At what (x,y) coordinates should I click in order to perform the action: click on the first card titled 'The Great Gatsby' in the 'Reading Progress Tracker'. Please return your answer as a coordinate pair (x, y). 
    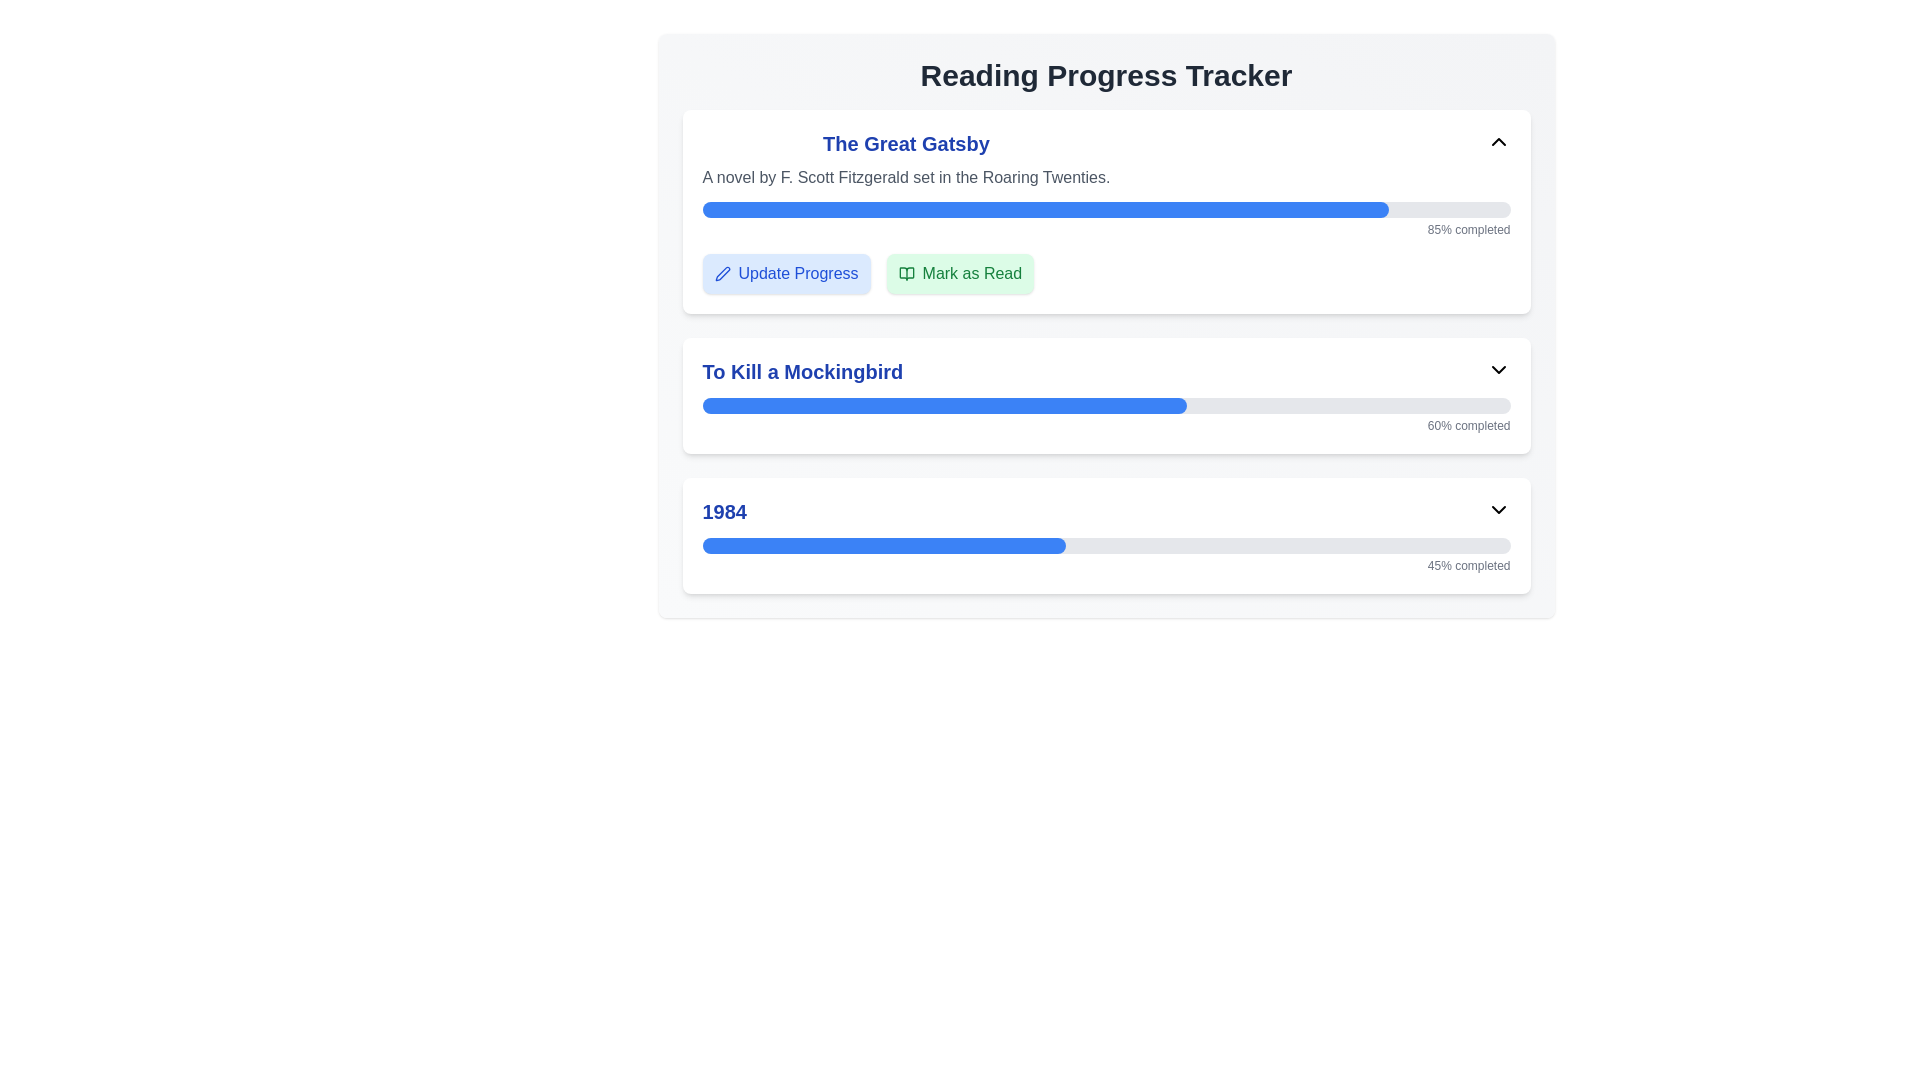
    Looking at the image, I should click on (1105, 212).